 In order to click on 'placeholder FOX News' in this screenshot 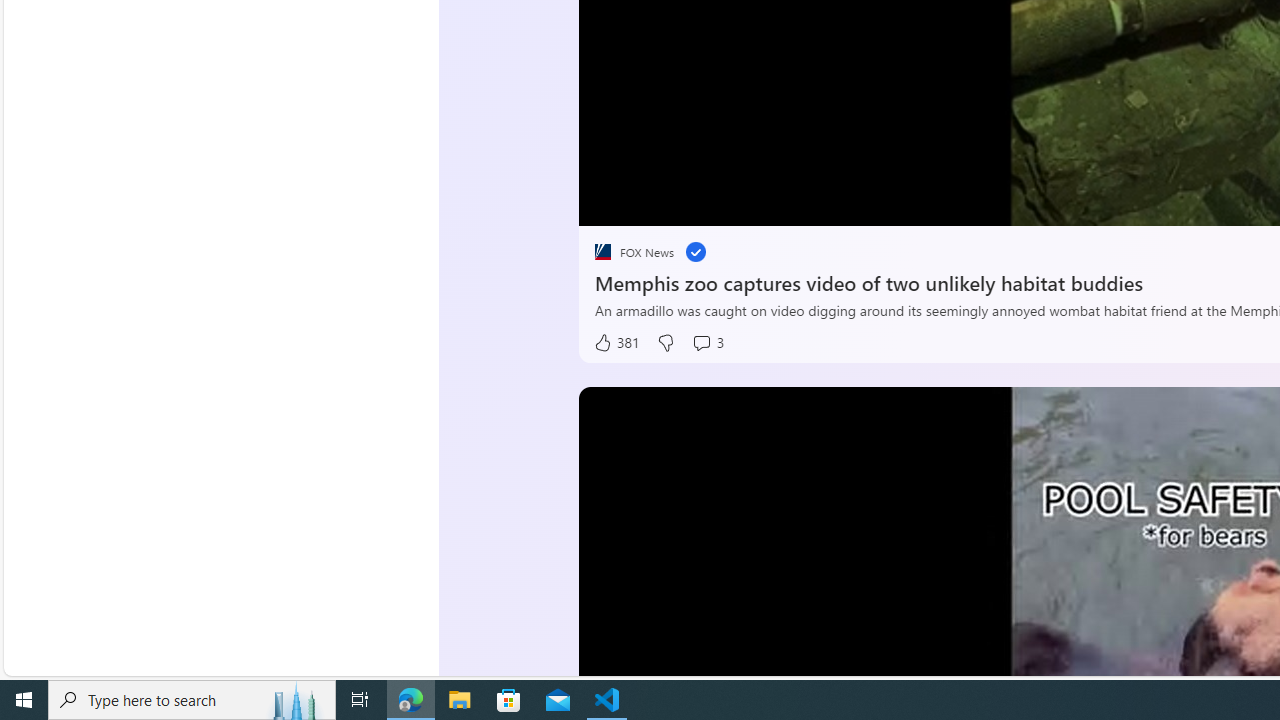, I will do `click(633, 251)`.